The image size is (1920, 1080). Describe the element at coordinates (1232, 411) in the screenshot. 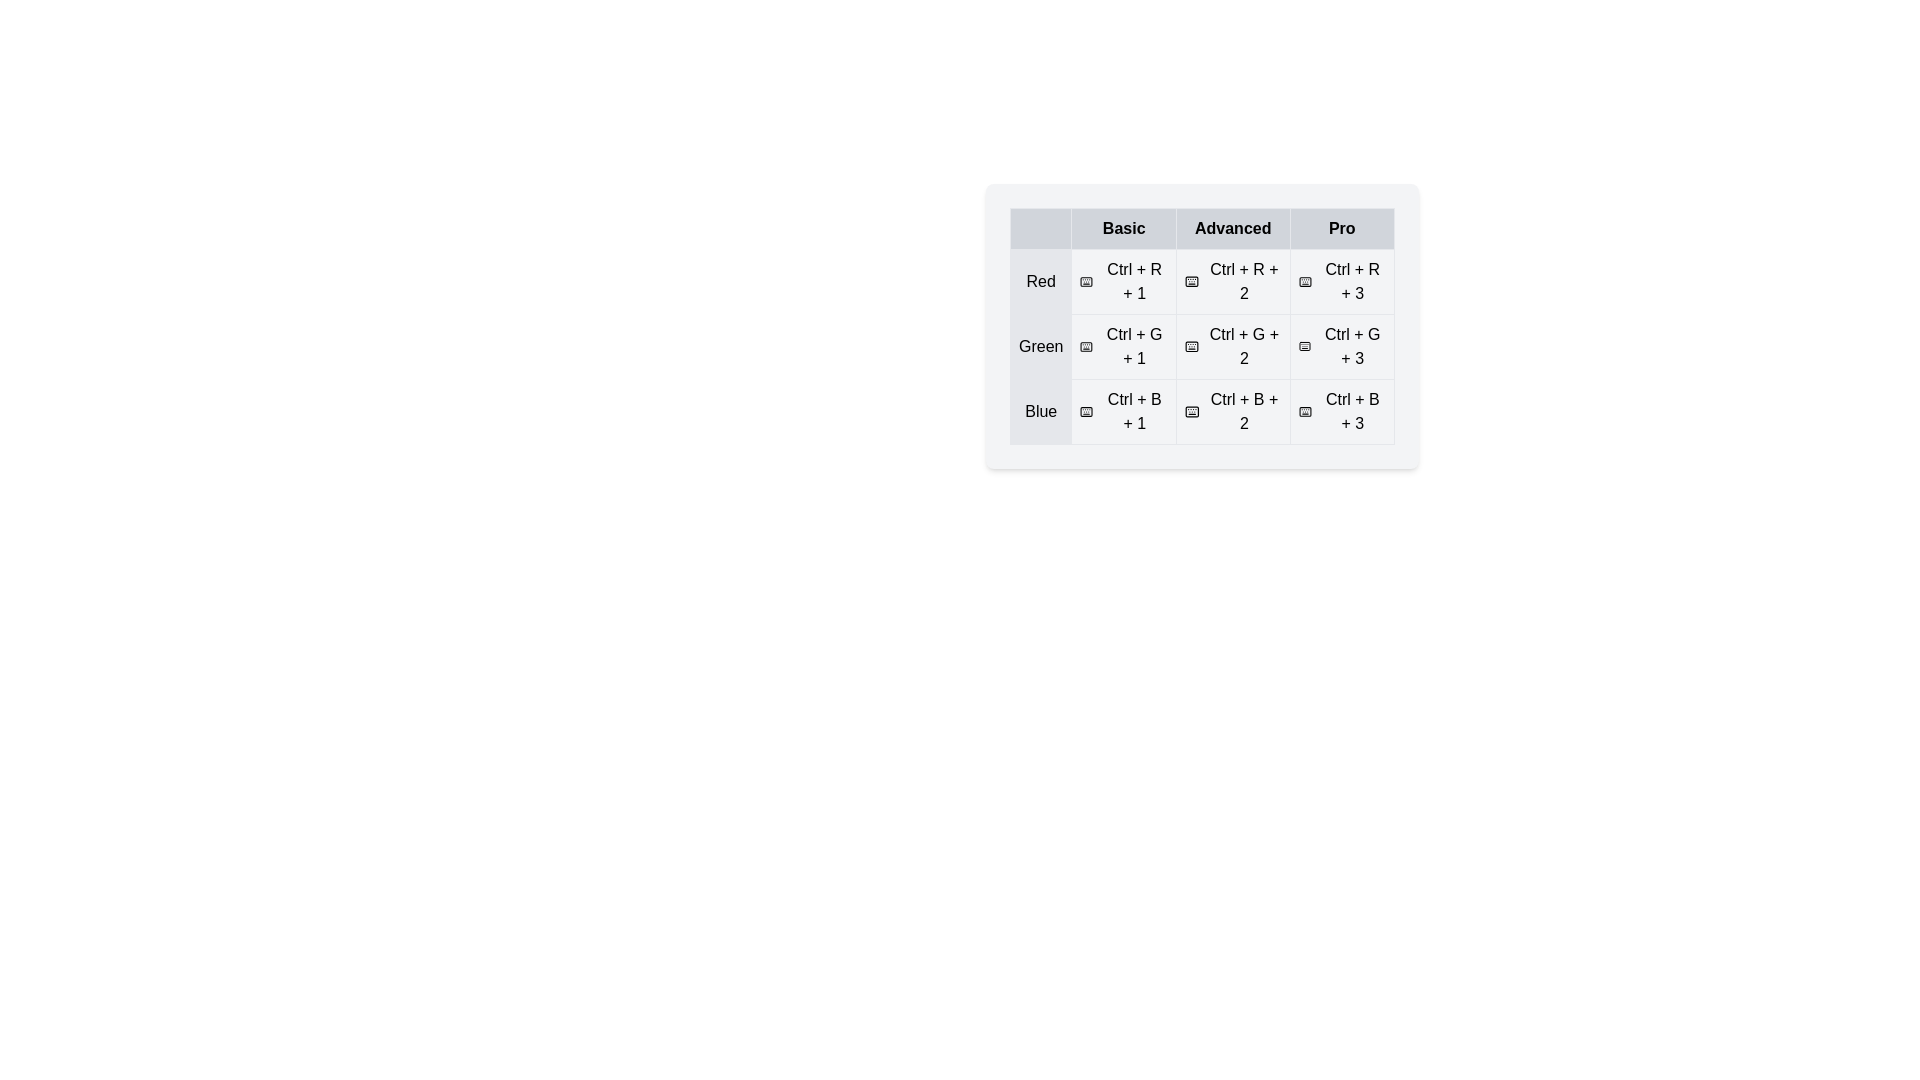

I see `the Static Display Text with Icon displaying the keyboard shortcut (Ctrl + B + 2) located in the third row (Blue) and second column (Advanced) of the table` at that location.